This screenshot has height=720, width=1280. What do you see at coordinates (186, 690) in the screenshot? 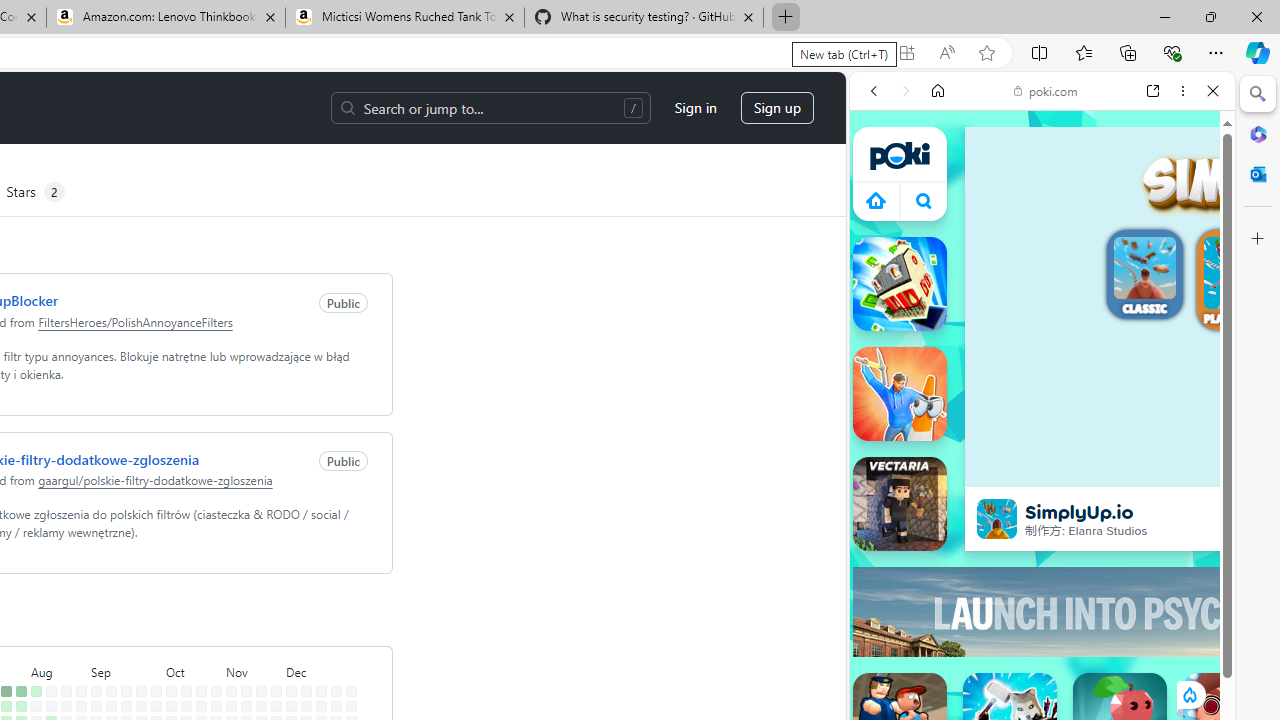
I see `'No contributions on October 13th.'` at bounding box center [186, 690].